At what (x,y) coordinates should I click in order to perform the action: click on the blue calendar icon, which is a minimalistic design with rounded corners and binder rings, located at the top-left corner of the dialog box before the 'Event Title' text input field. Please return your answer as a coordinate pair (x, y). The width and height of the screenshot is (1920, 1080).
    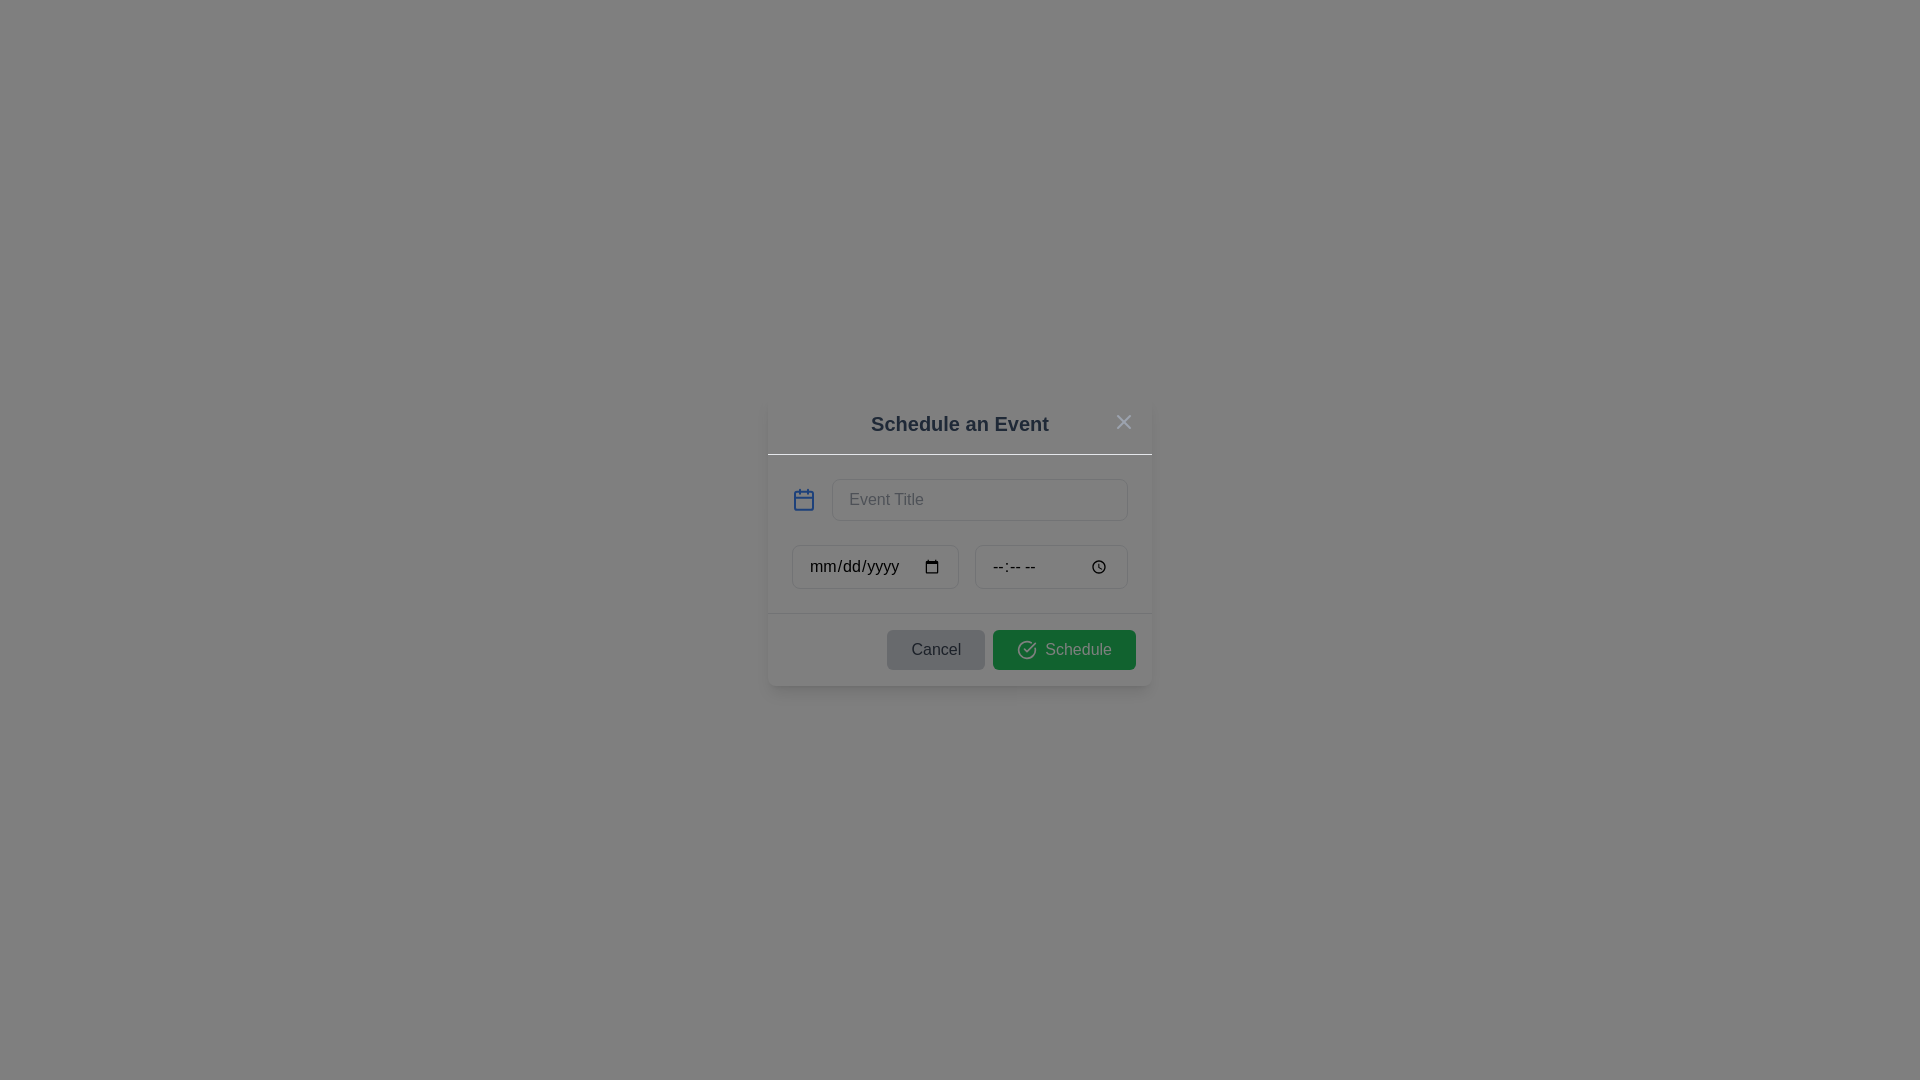
    Looking at the image, I should click on (804, 499).